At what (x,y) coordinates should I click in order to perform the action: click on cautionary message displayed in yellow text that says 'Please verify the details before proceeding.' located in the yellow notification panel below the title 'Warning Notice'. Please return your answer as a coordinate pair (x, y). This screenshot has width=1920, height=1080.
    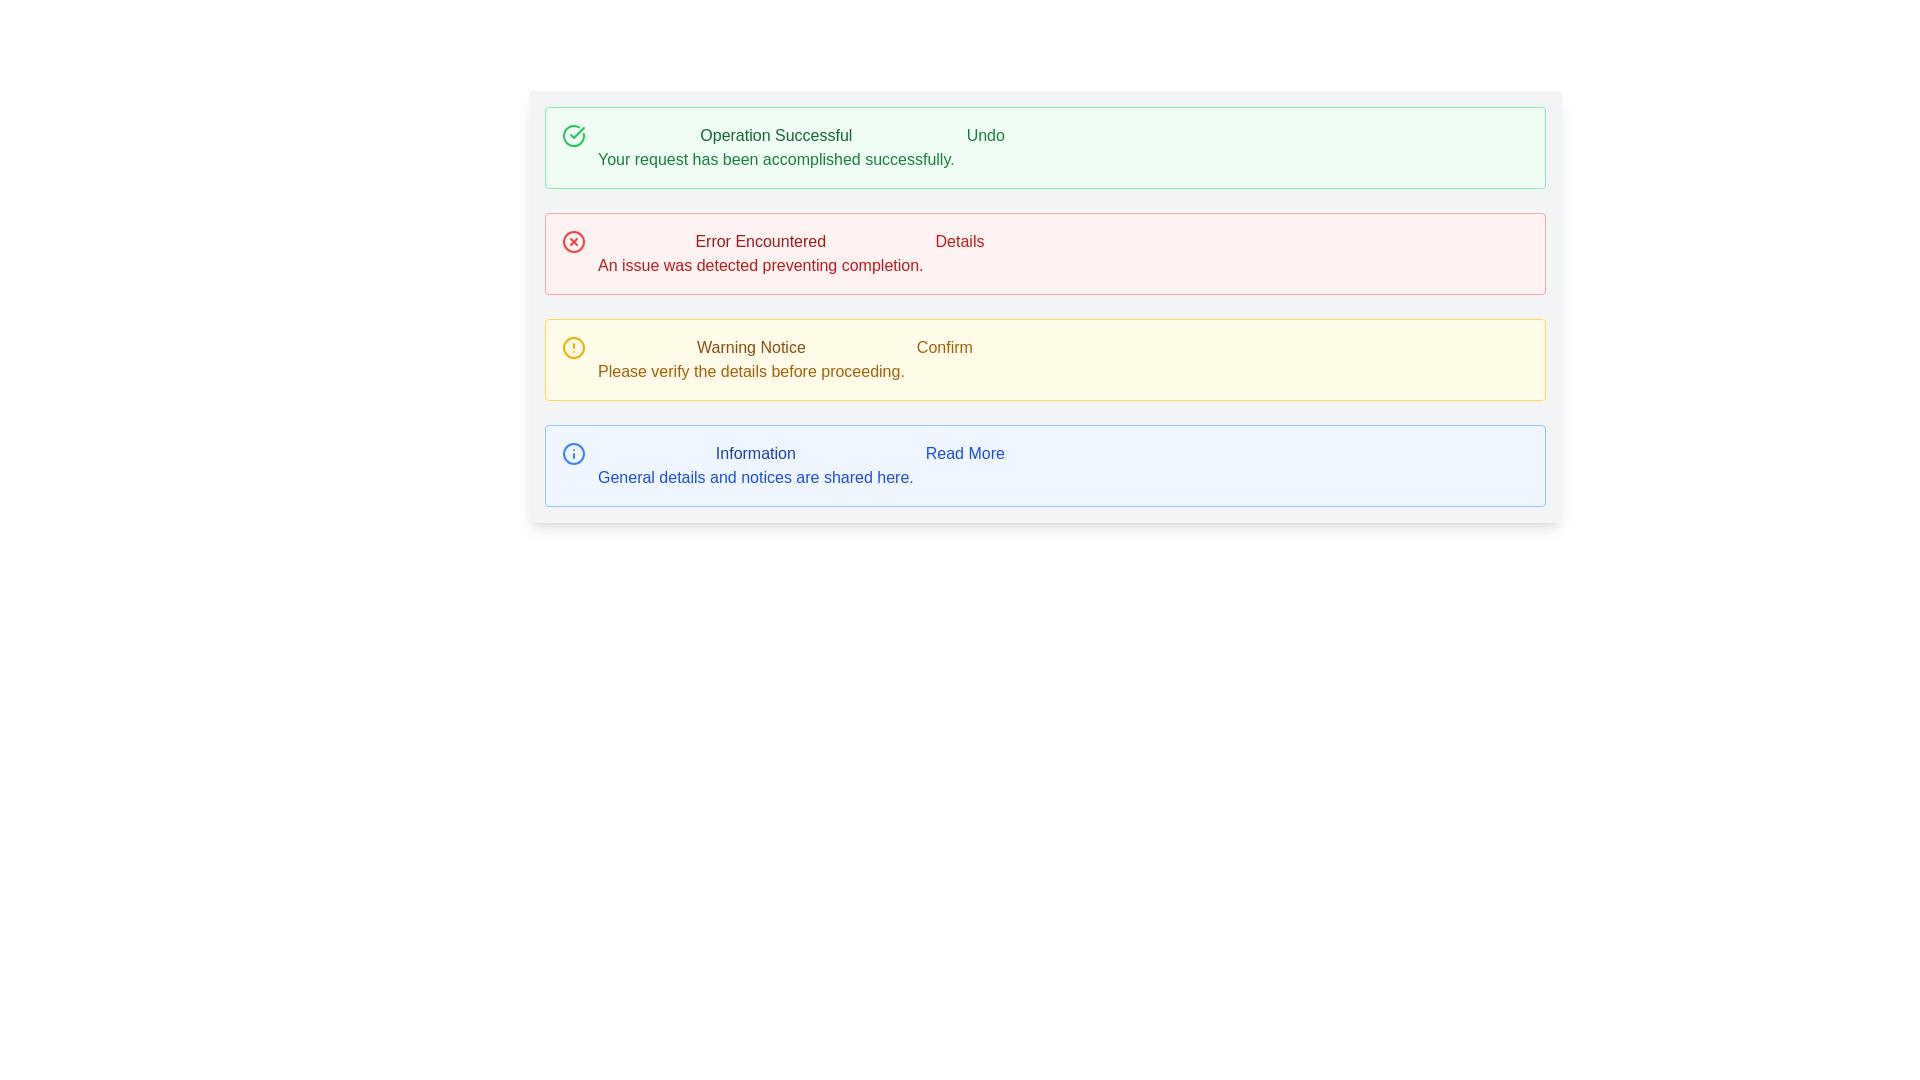
    Looking at the image, I should click on (750, 371).